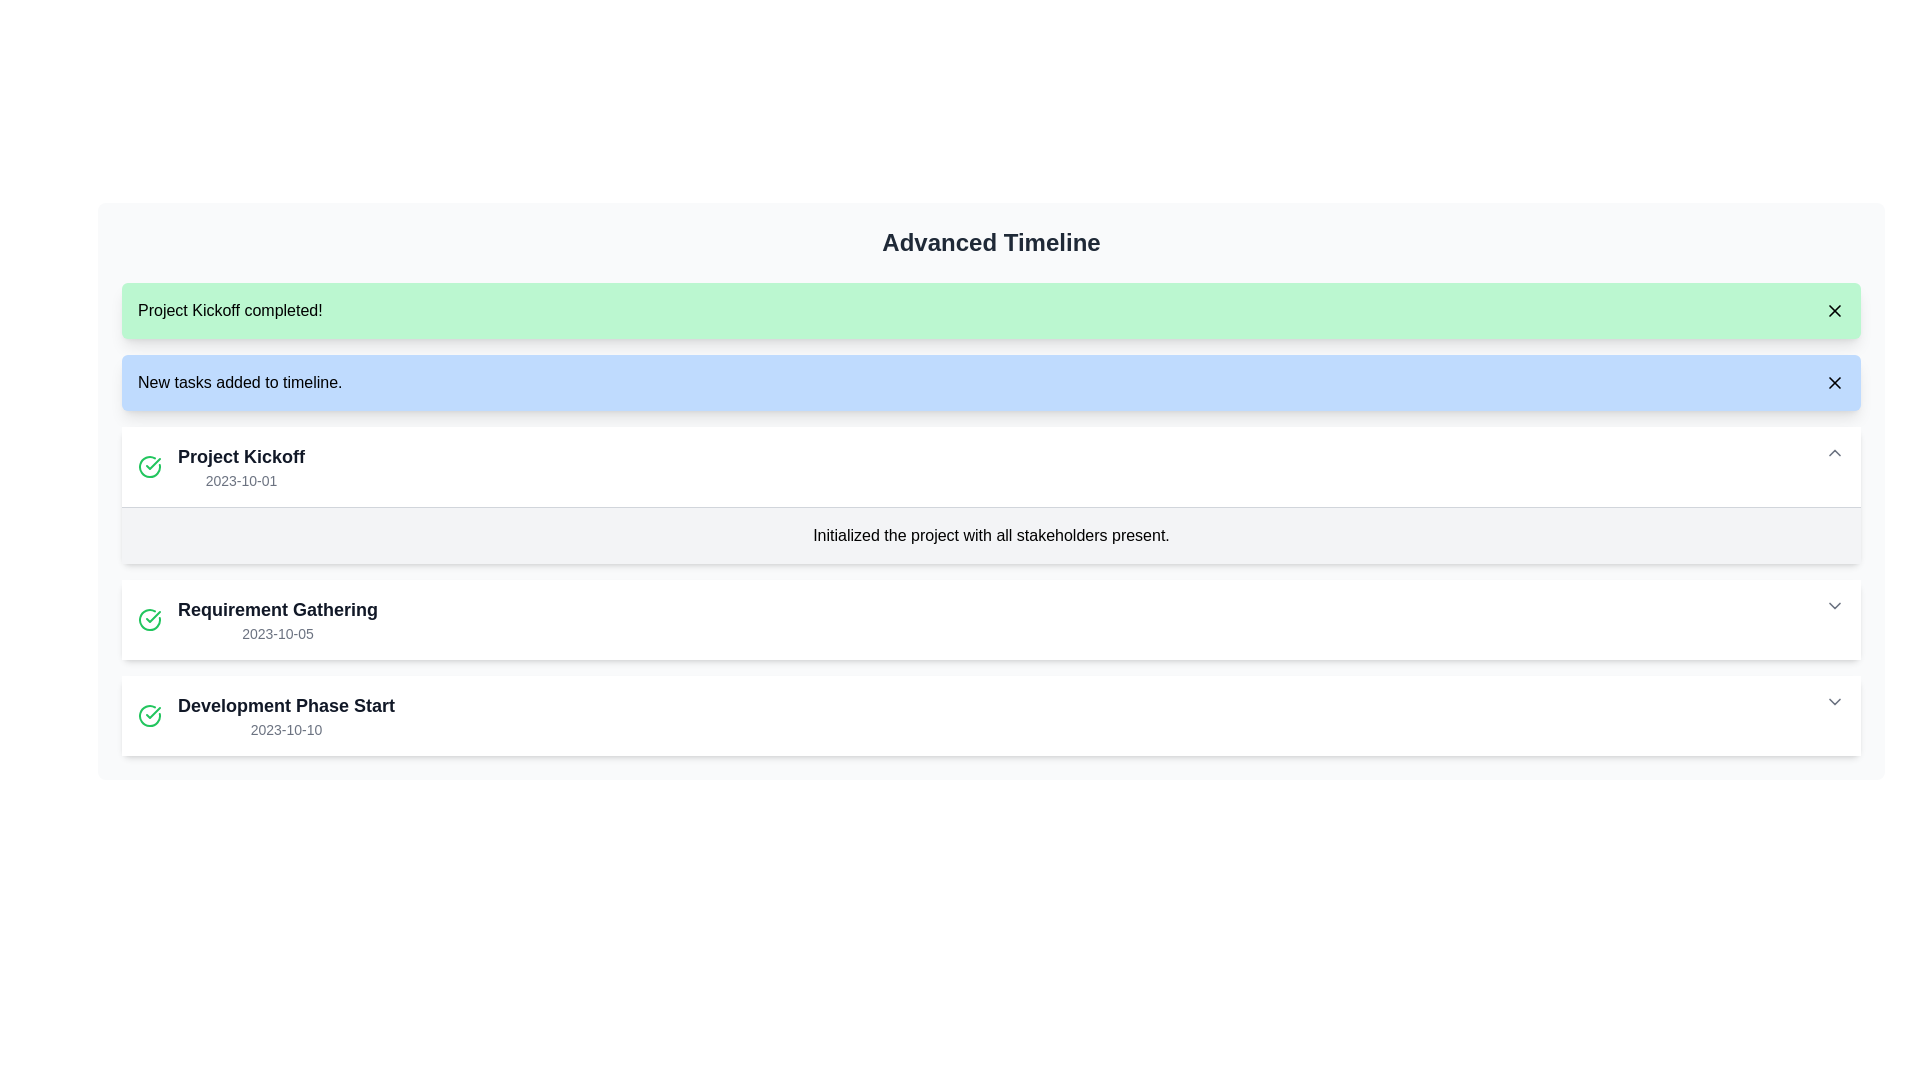  What do you see at coordinates (1834, 311) in the screenshot?
I see `the close button represented as an 'X' icon on the right end of the green notification bar, located near the text 'Project Kickoff completed!'` at bounding box center [1834, 311].